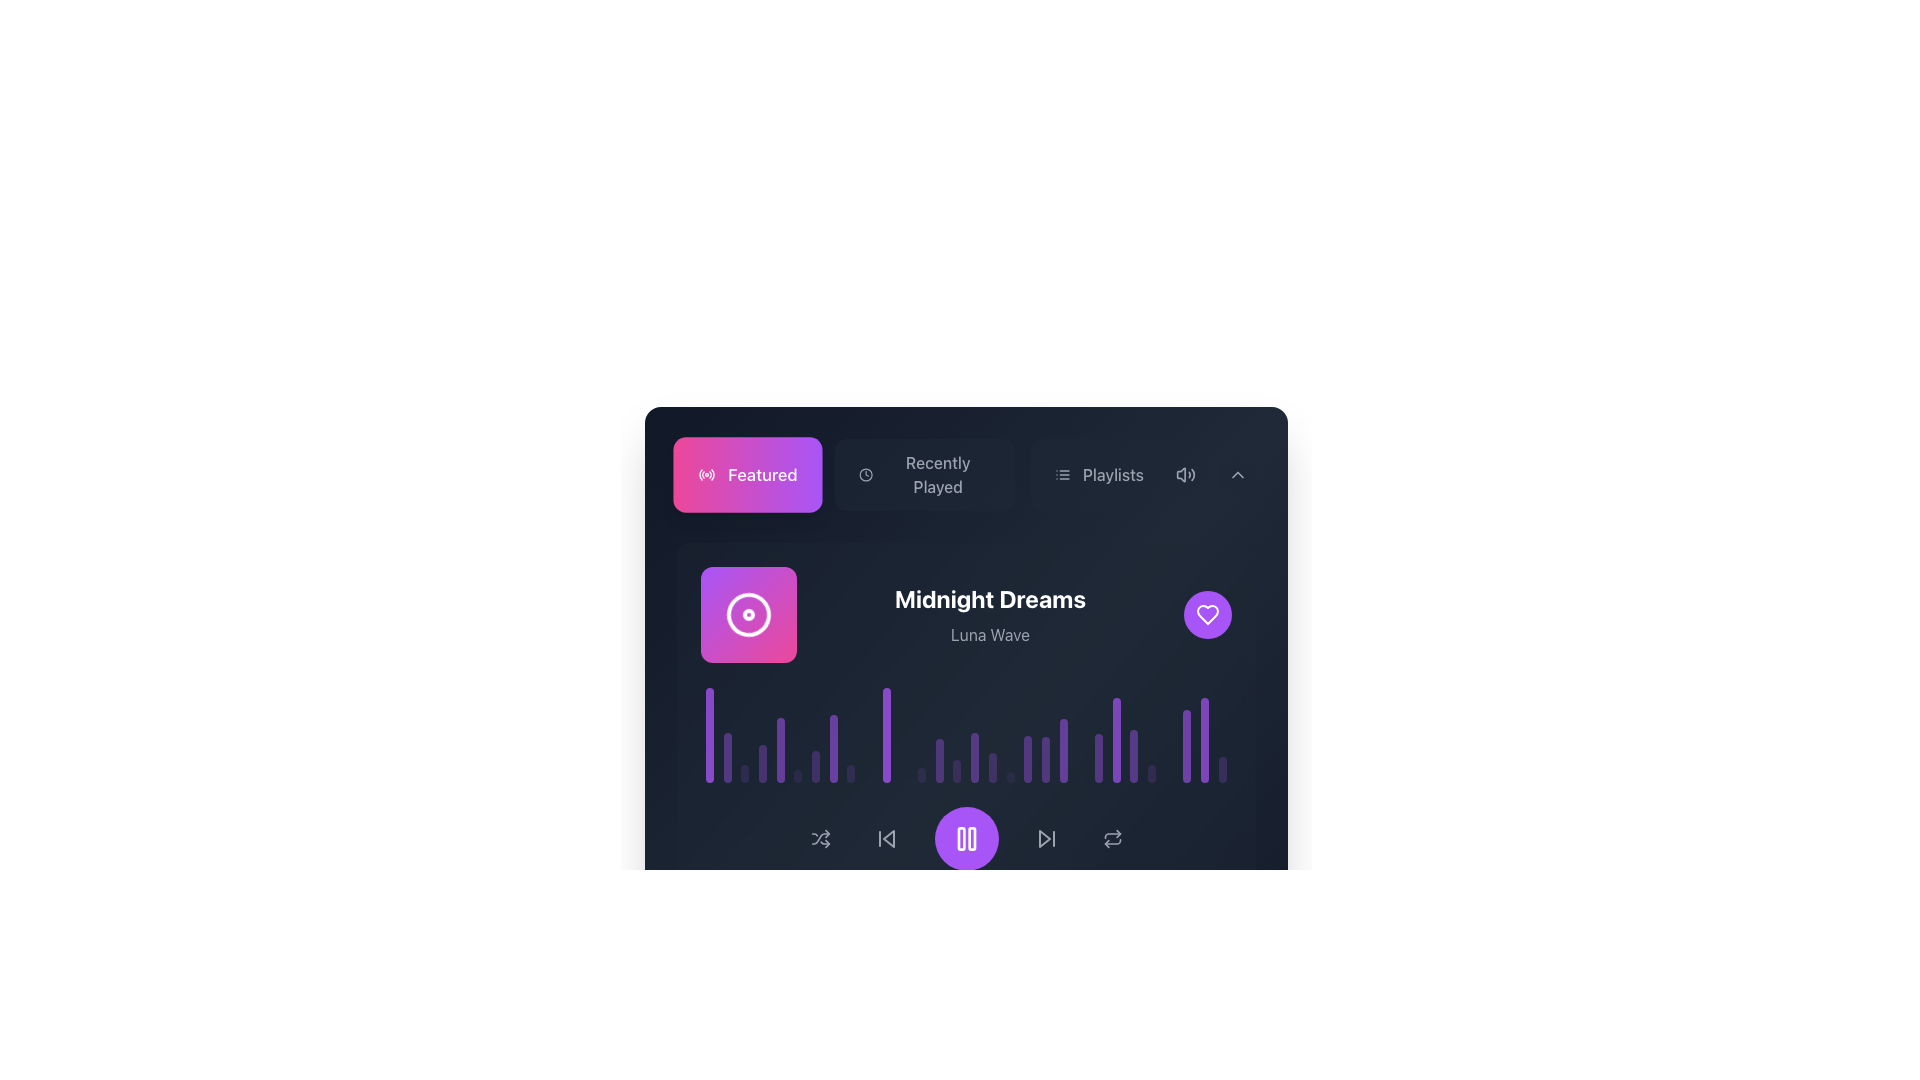 This screenshot has height=1080, width=1920. Describe the element at coordinates (956, 770) in the screenshot. I see `the Visualizer Bar, which is a vertical pulsating thin rectangle with rounded ends, positioned in the lower section of the interface and aligned towards the center of similar elements` at that location.